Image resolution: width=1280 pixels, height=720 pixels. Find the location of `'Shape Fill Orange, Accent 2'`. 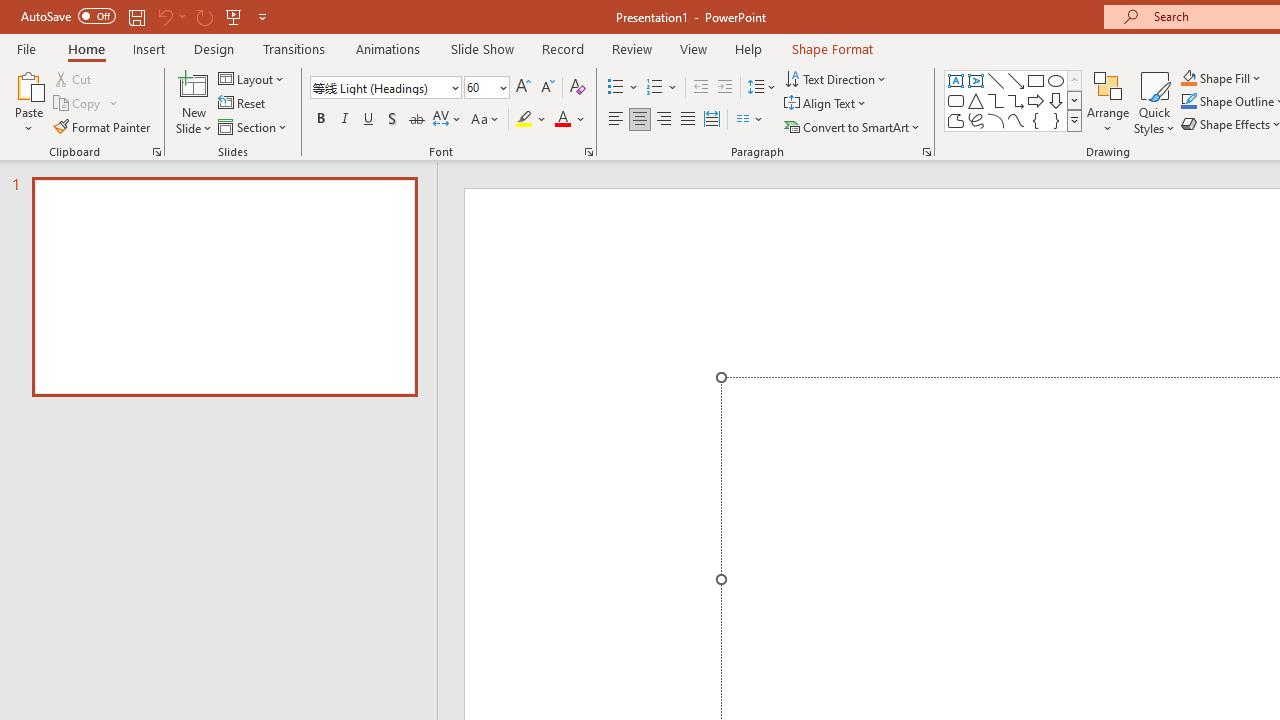

'Shape Fill Orange, Accent 2' is located at coordinates (1189, 77).